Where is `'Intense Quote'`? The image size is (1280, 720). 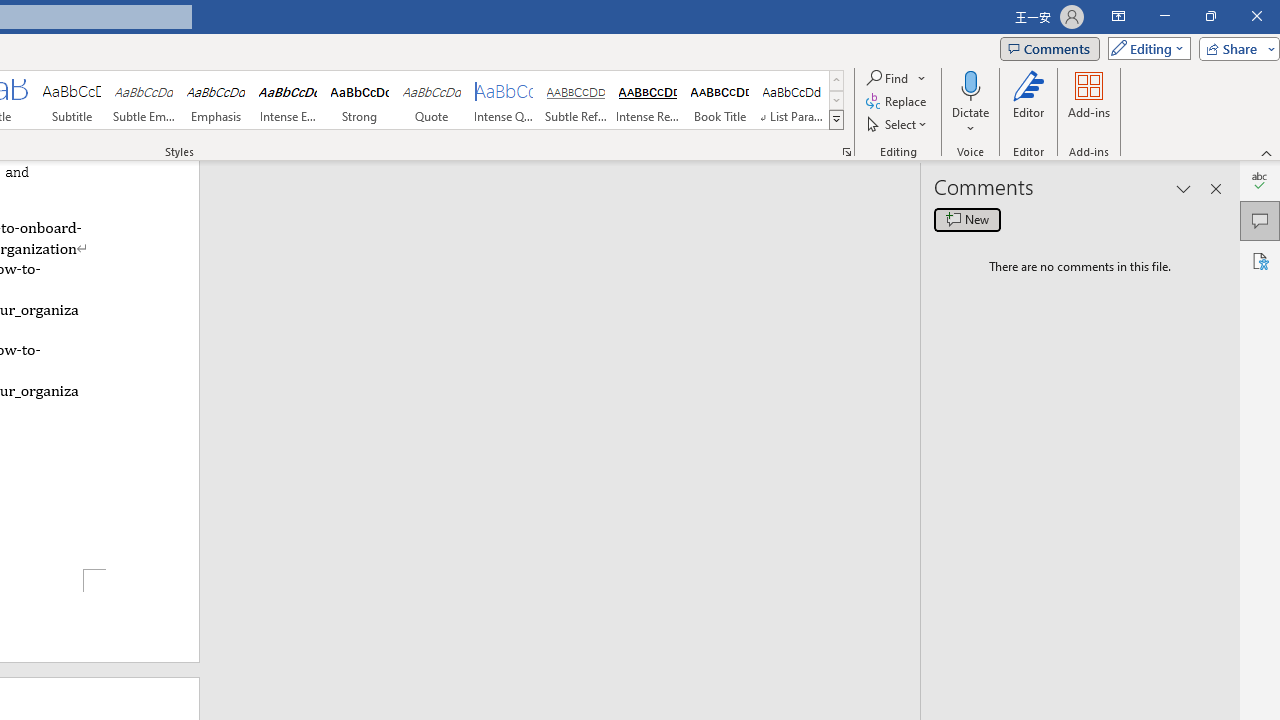 'Intense Quote' is located at coordinates (504, 100).